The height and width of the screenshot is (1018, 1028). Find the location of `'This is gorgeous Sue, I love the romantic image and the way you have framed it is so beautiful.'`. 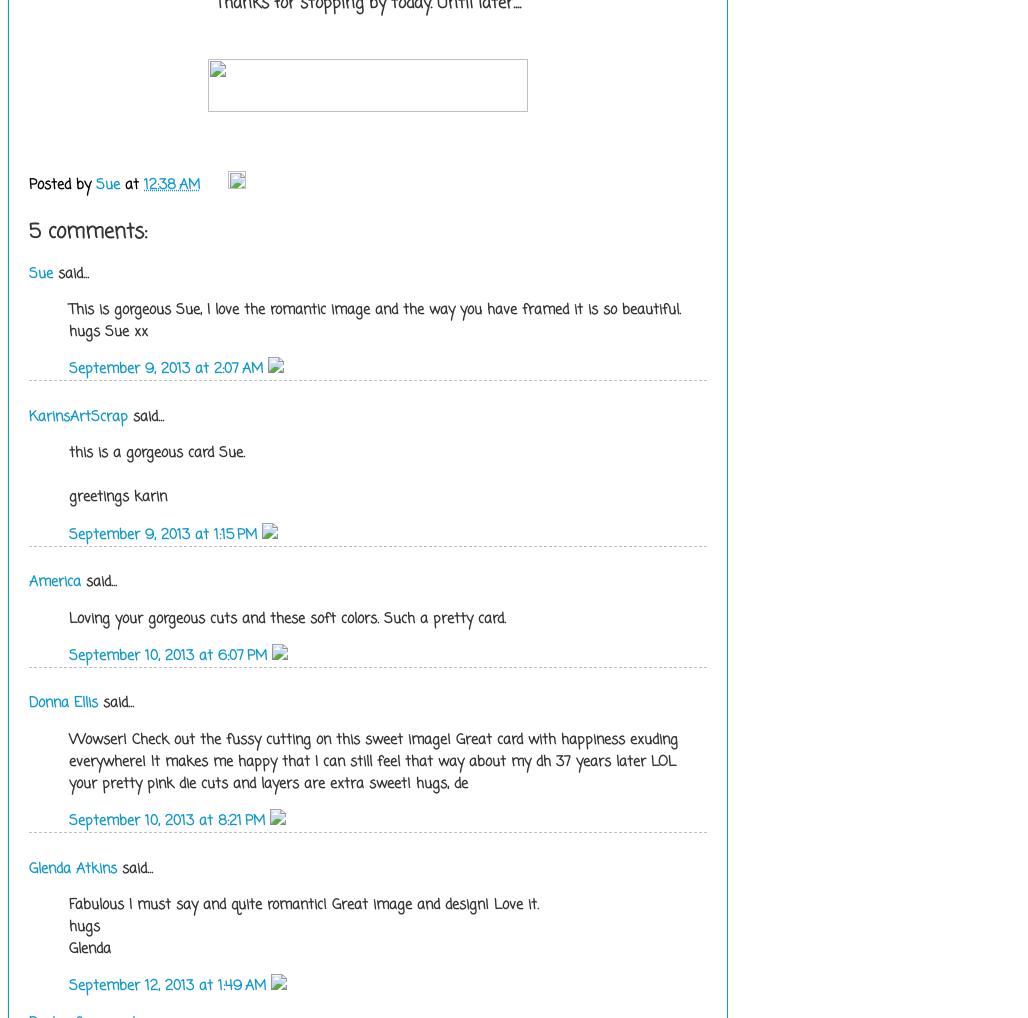

'This is gorgeous Sue, I love the romantic image and the way you have framed it is so beautiful.' is located at coordinates (374, 308).